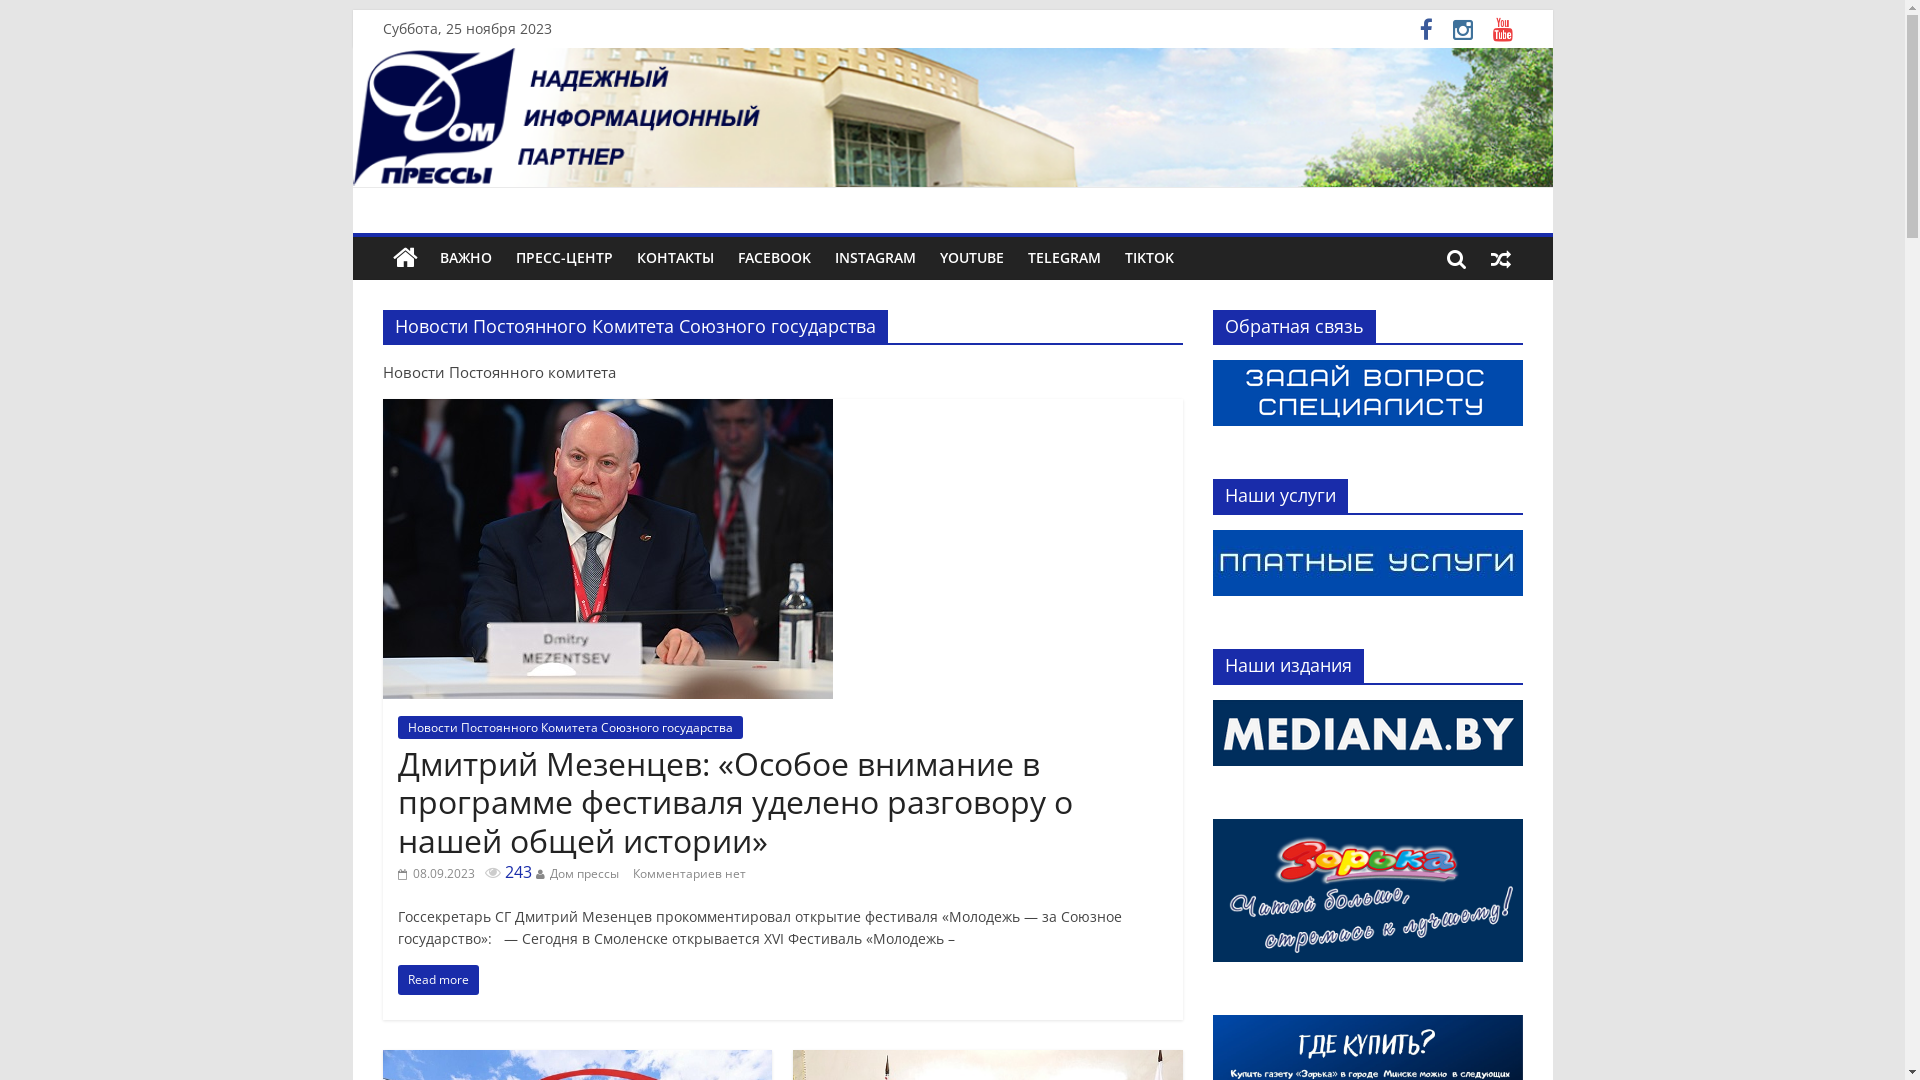  Describe the element at coordinates (1063, 257) in the screenshot. I see `'TELEGRAM'` at that location.